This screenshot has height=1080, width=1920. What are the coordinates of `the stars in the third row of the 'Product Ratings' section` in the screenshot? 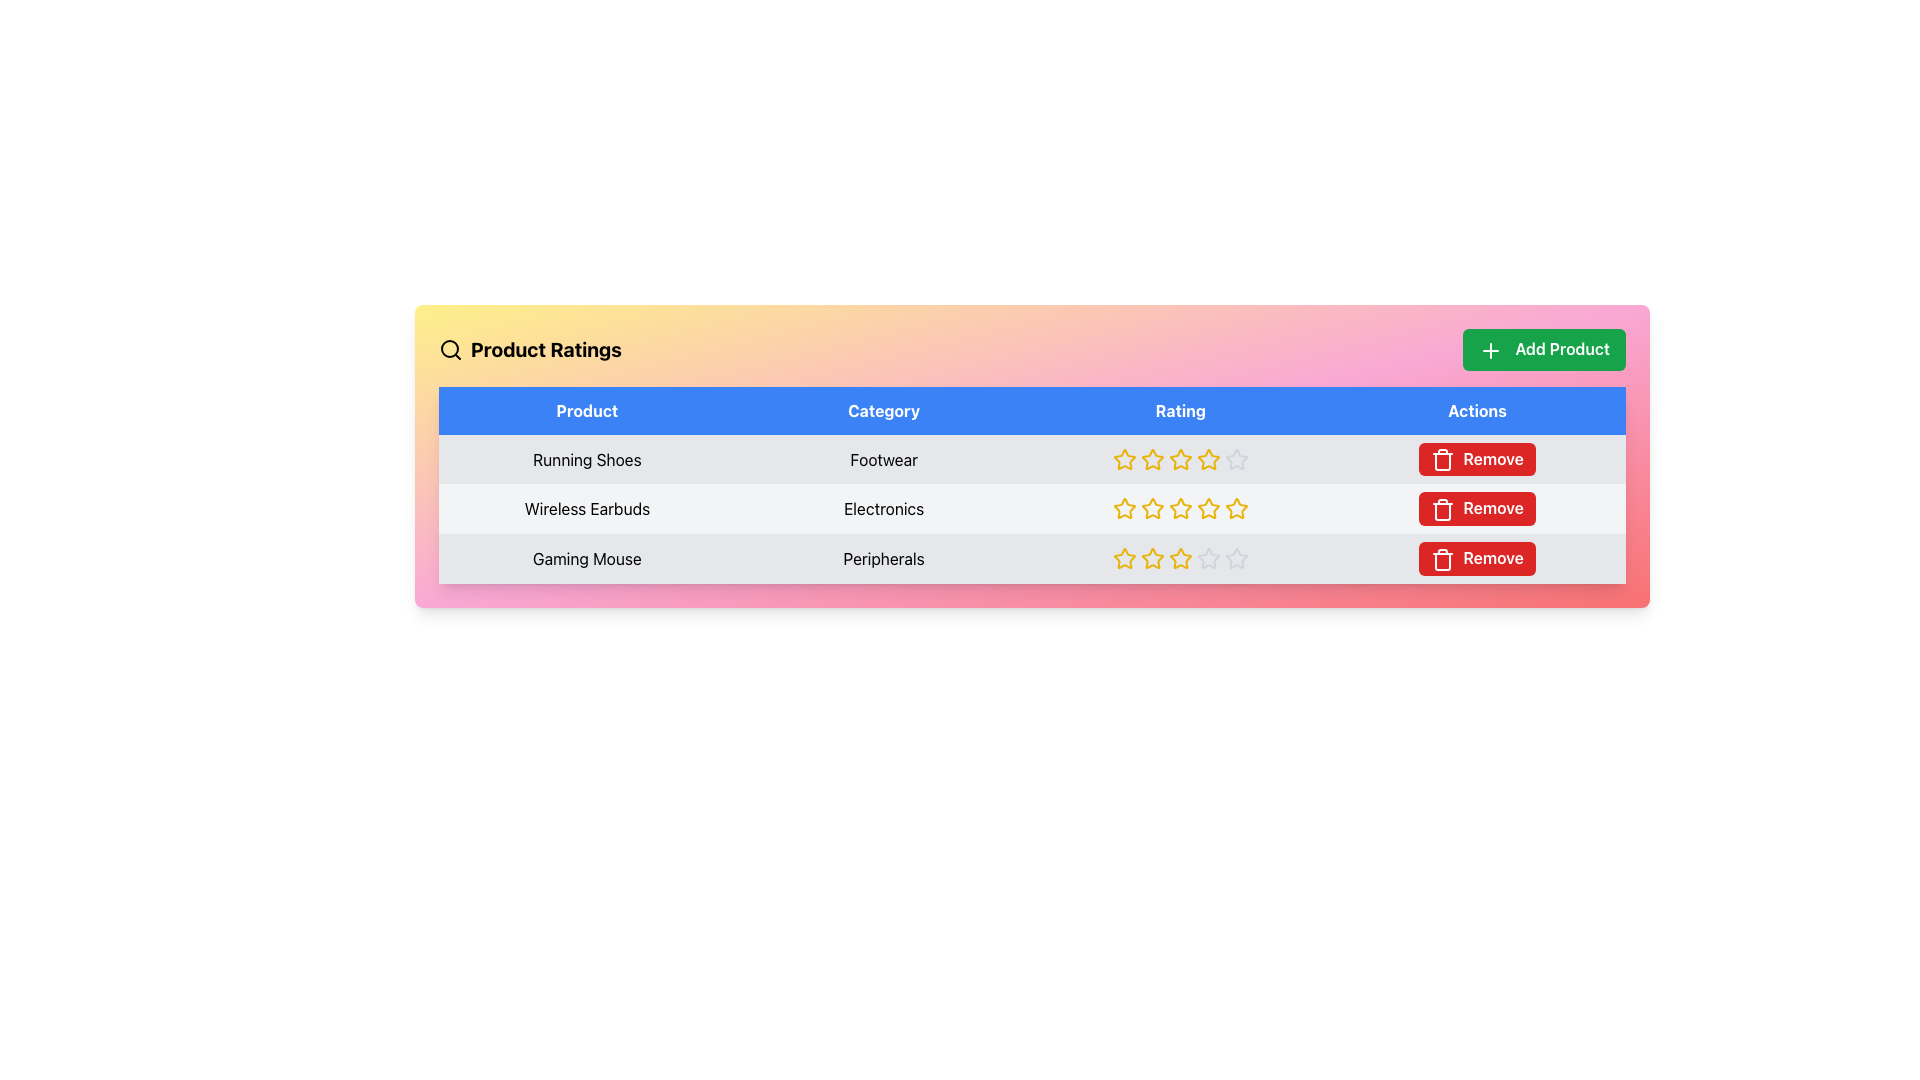 It's located at (1032, 559).